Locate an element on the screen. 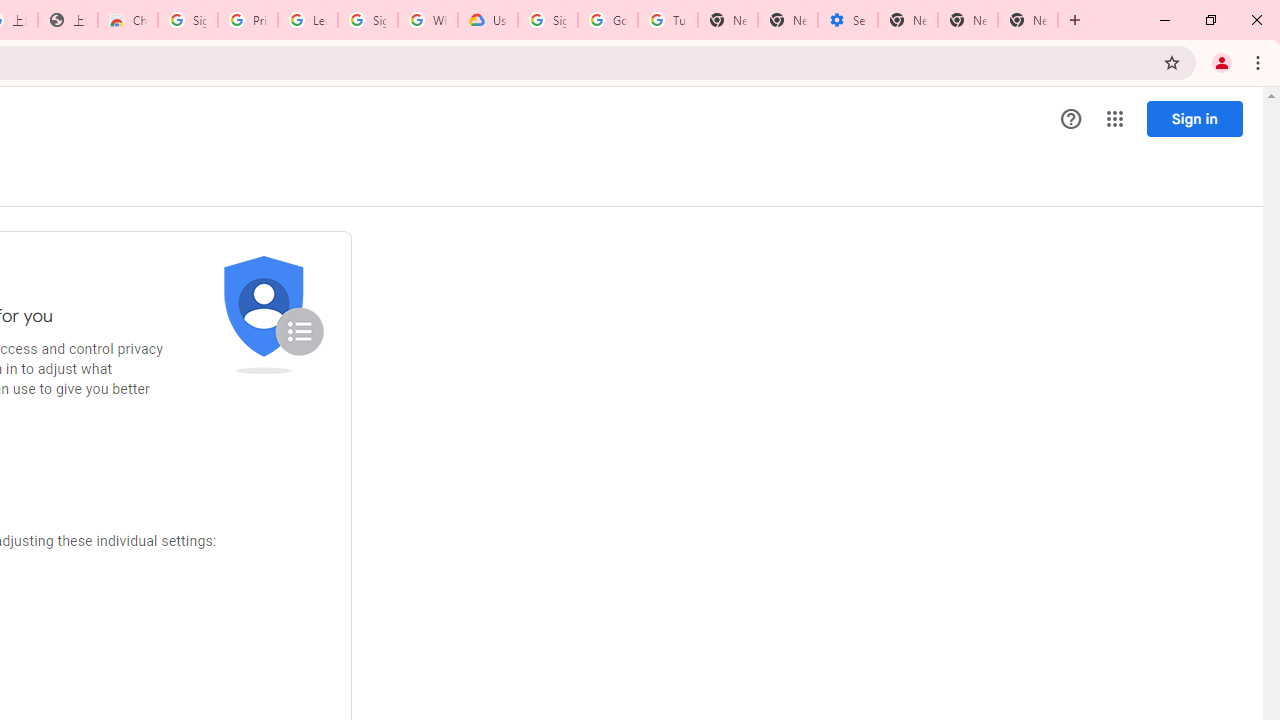  'Google Account Help' is located at coordinates (607, 20).